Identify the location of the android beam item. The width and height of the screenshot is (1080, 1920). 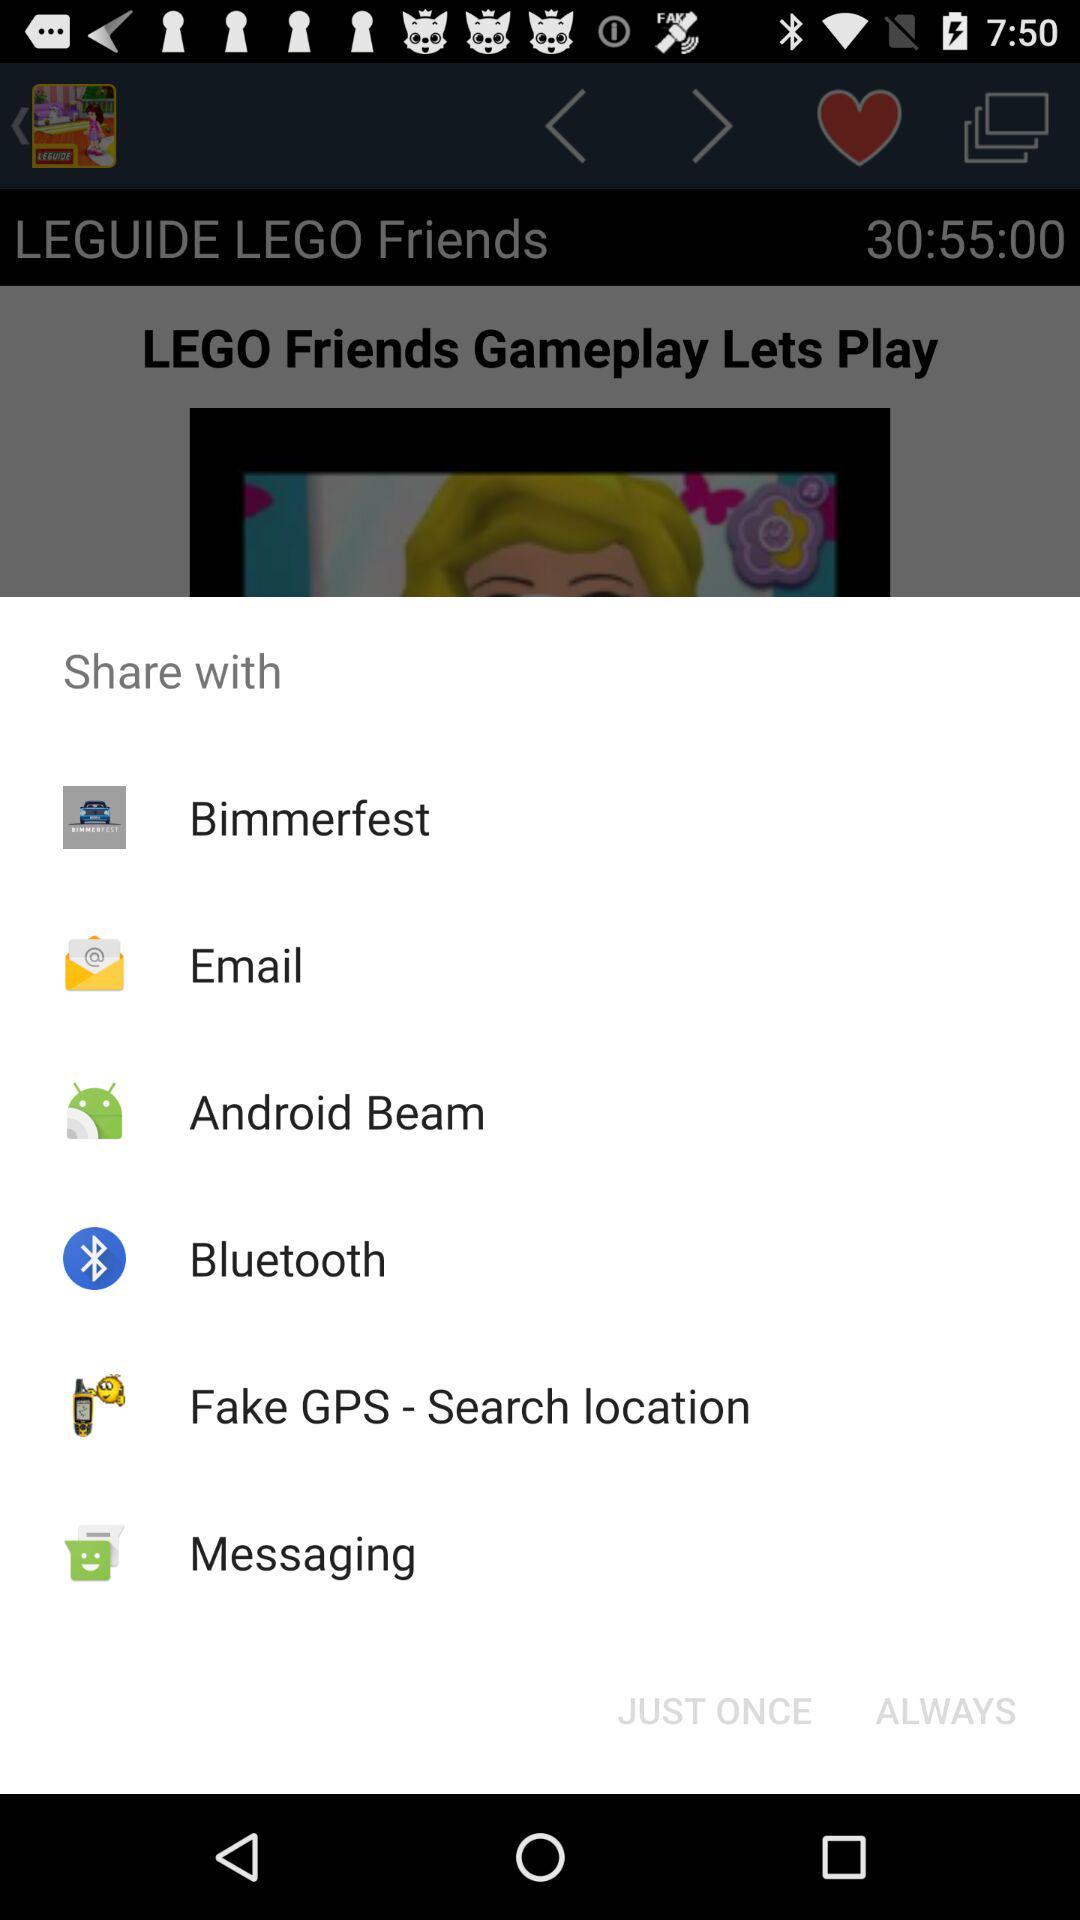
(336, 1110).